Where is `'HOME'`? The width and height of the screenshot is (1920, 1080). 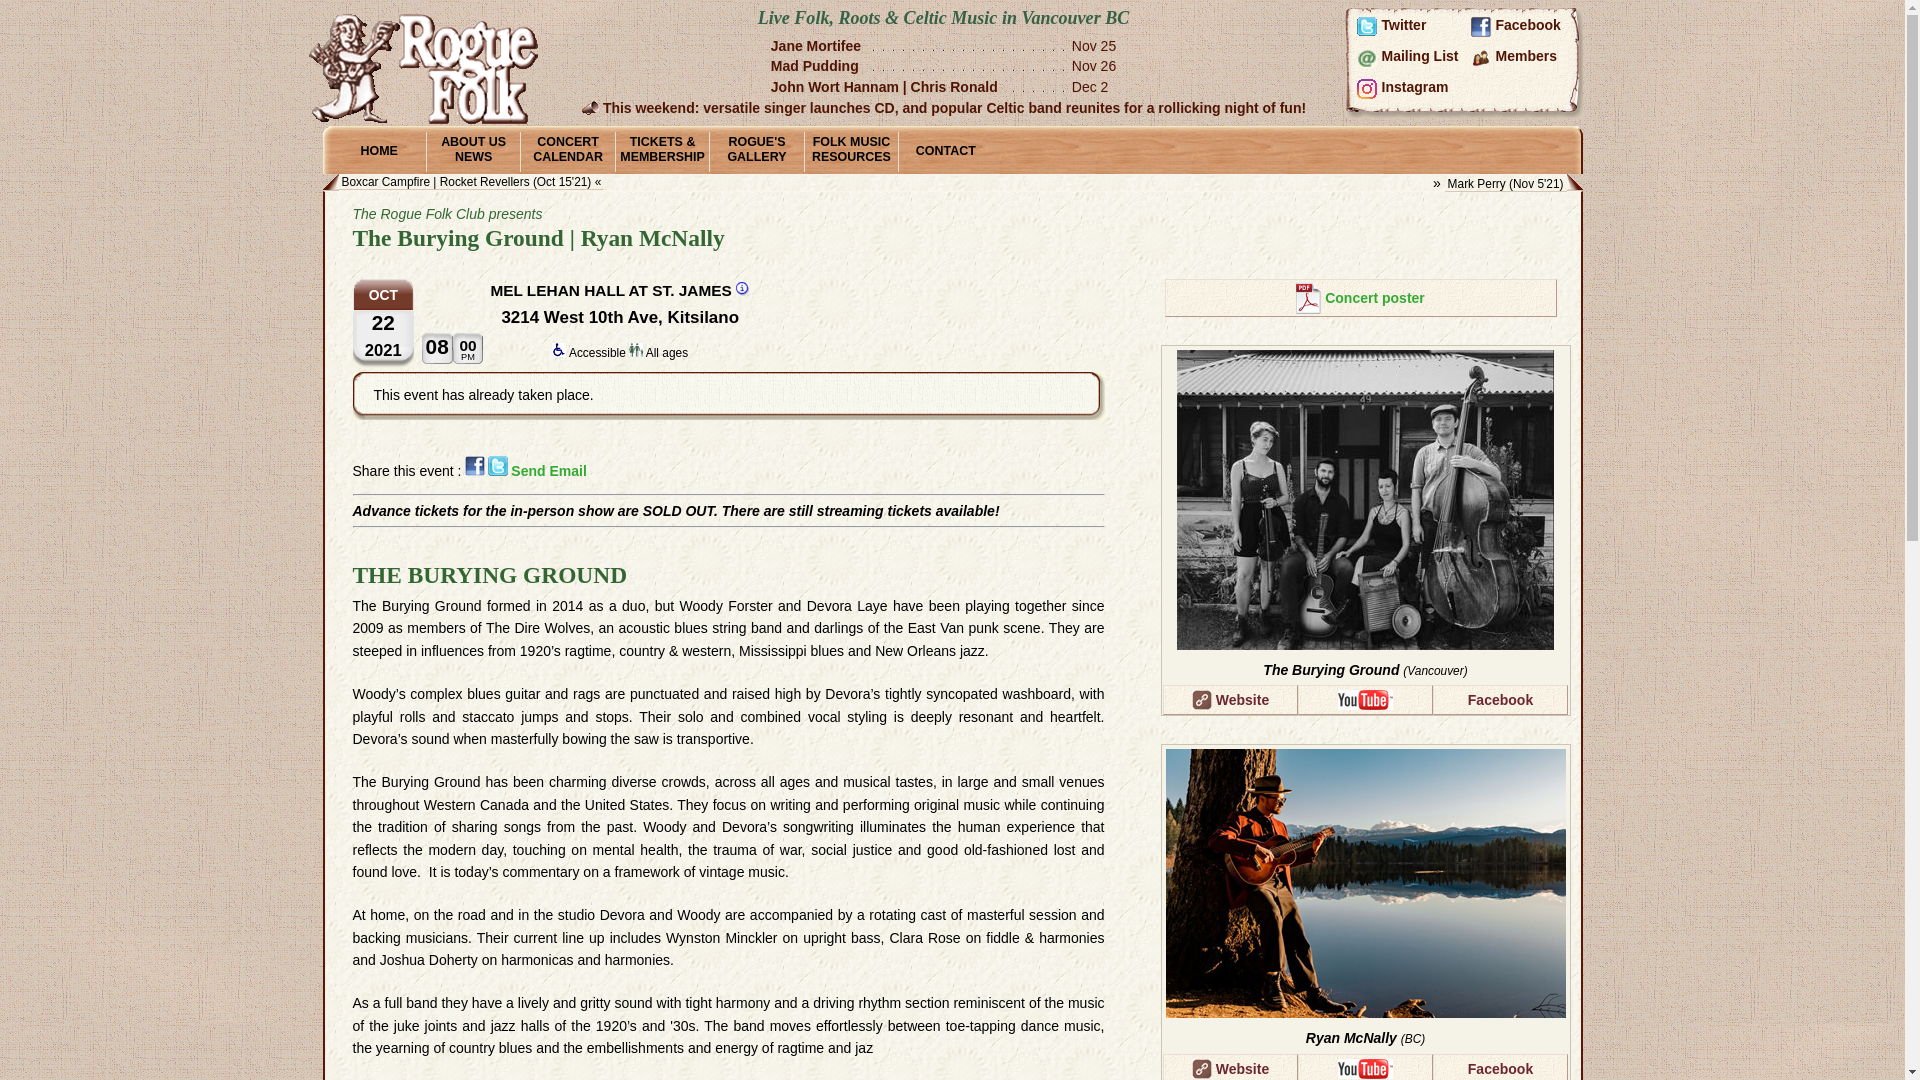 'HOME' is located at coordinates (378, 150).